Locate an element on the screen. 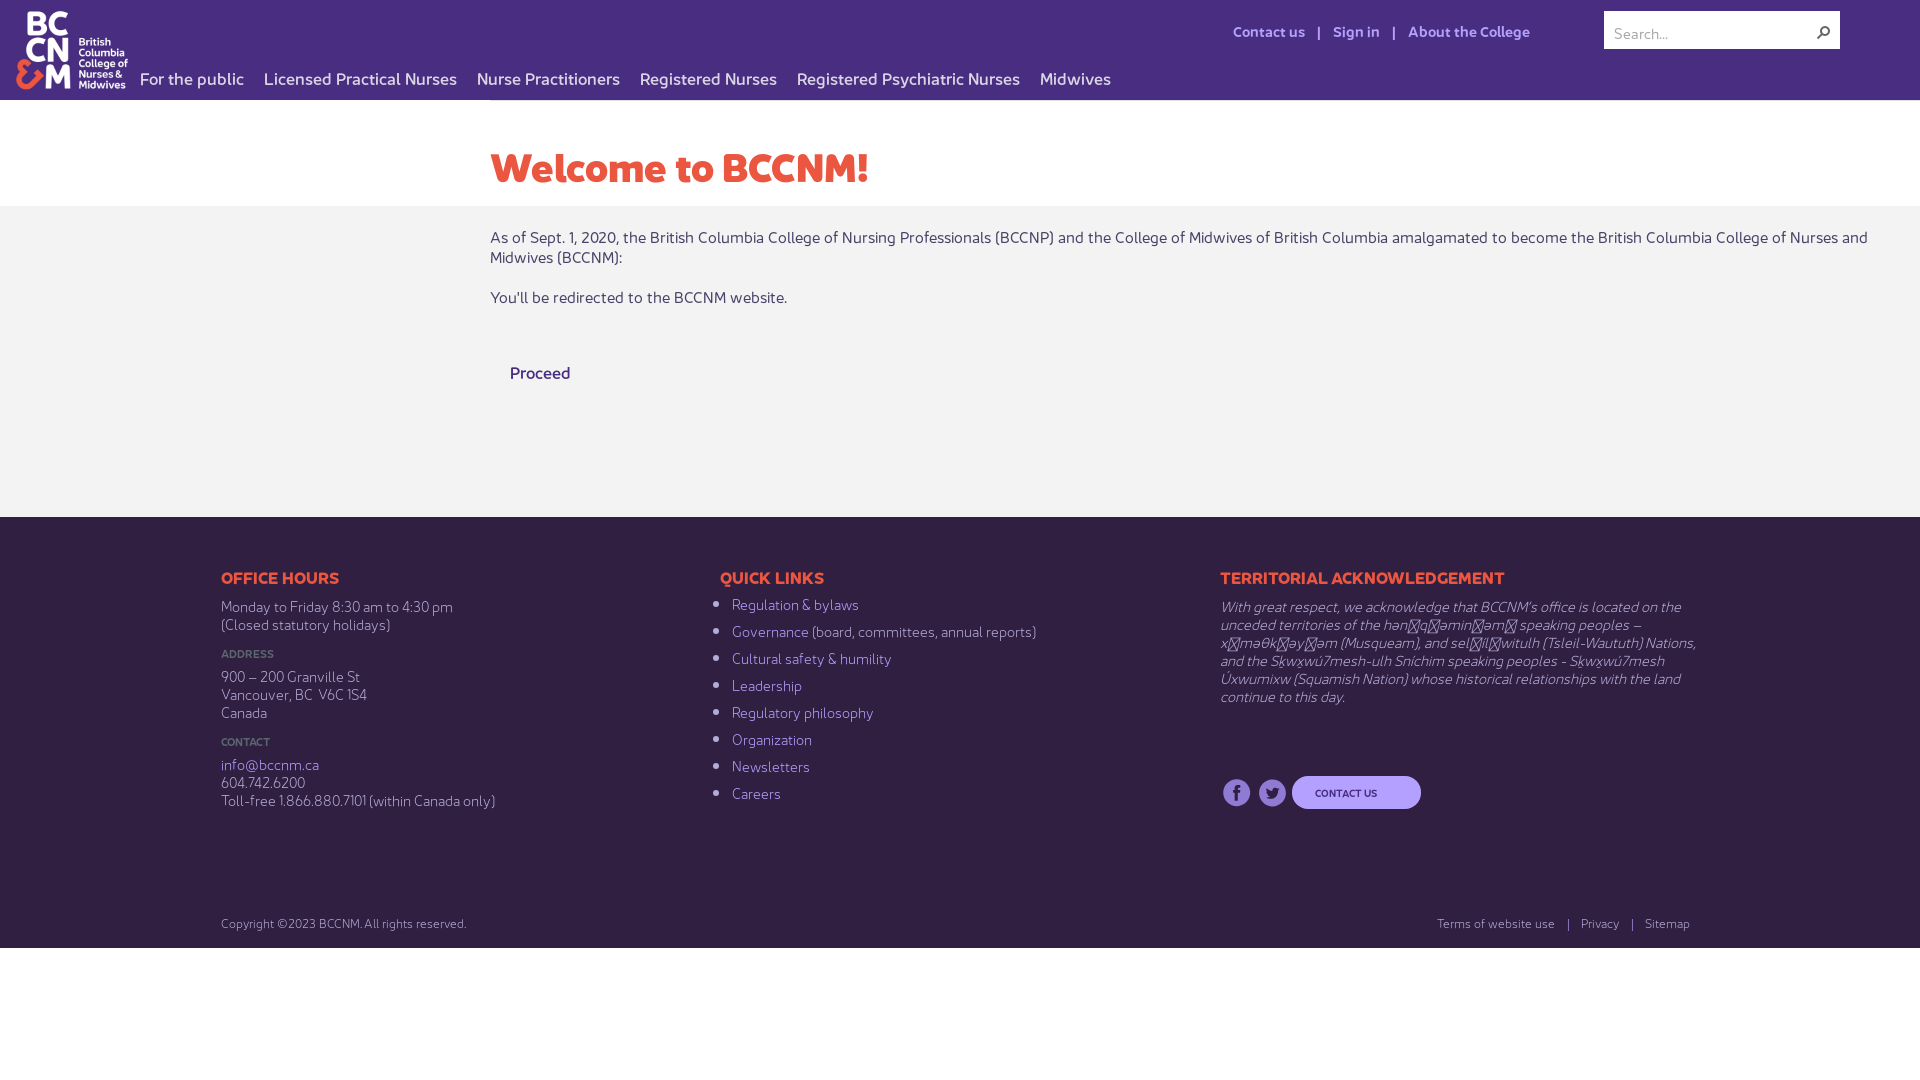  'Privacy' is located at coordinates (1592, 922).